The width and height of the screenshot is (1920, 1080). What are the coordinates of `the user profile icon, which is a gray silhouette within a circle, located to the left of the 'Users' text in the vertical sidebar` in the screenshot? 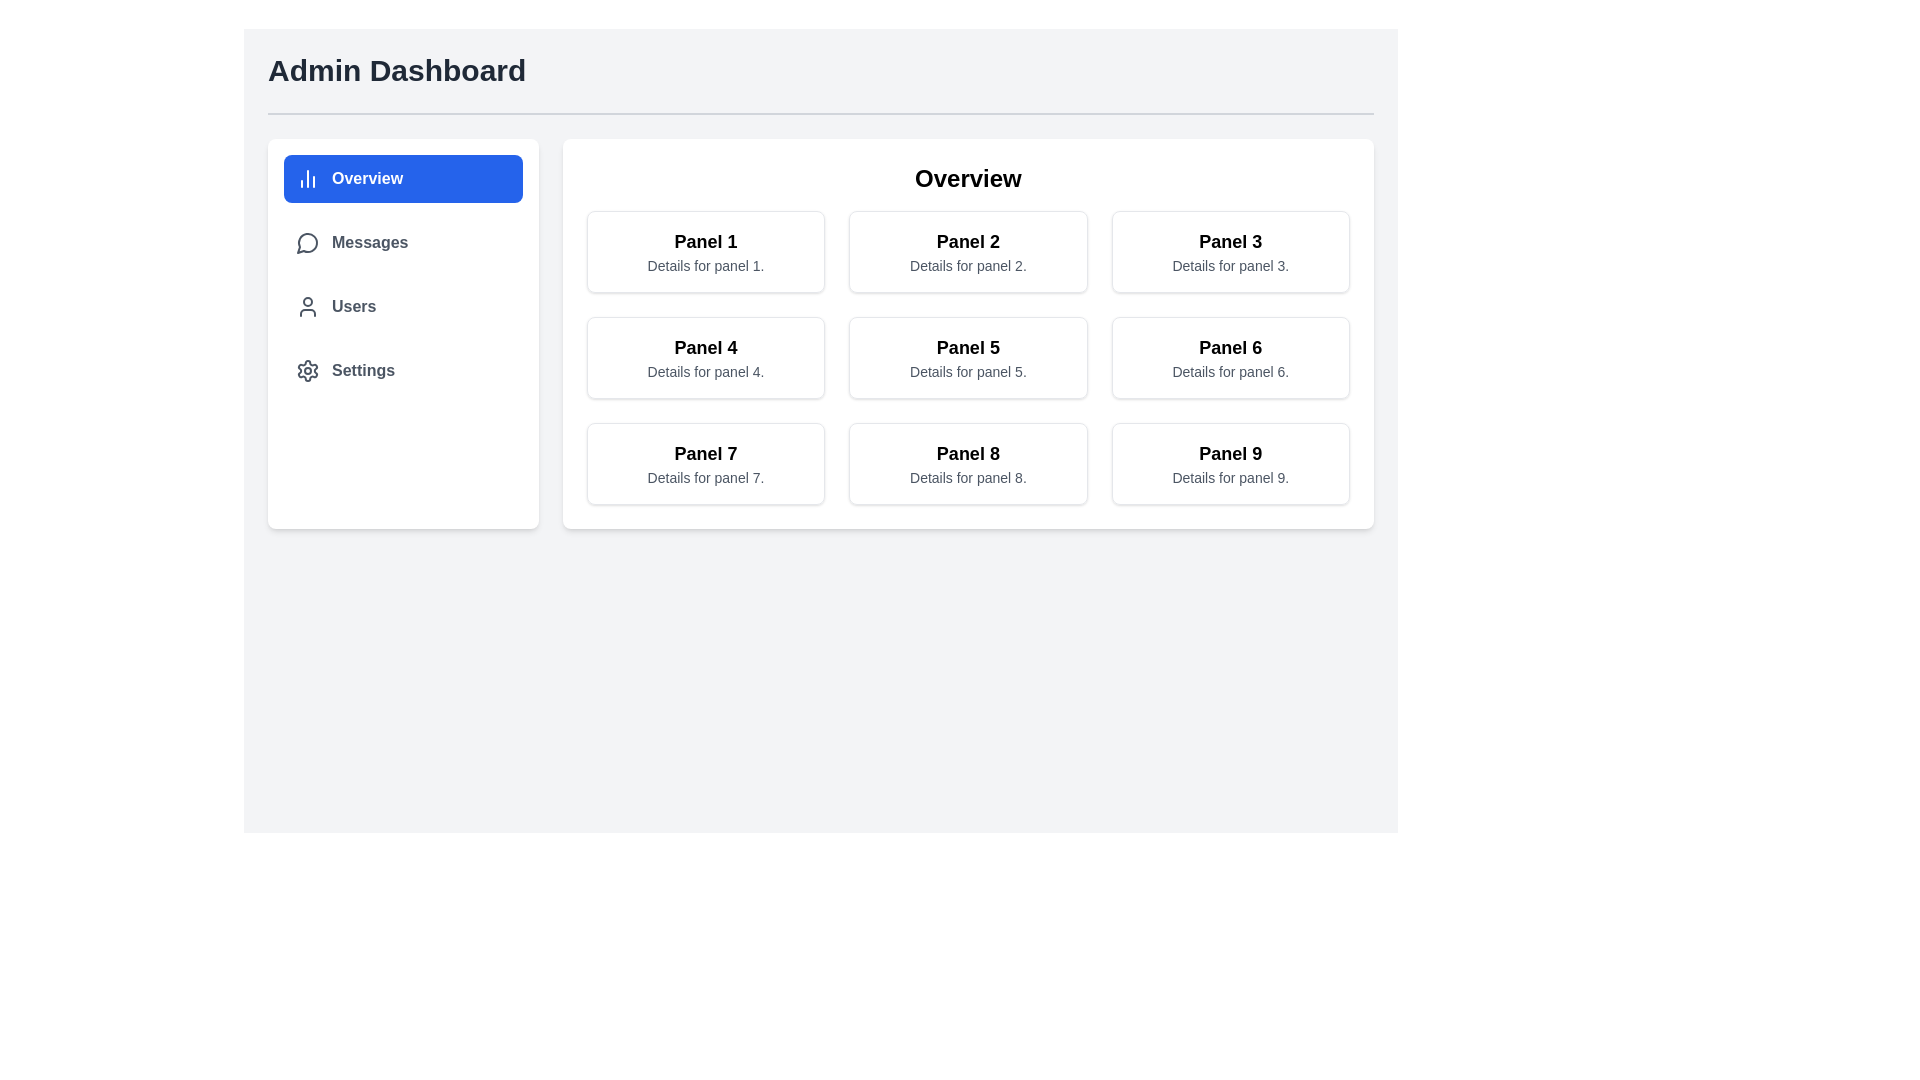 It's located at (306, 307).